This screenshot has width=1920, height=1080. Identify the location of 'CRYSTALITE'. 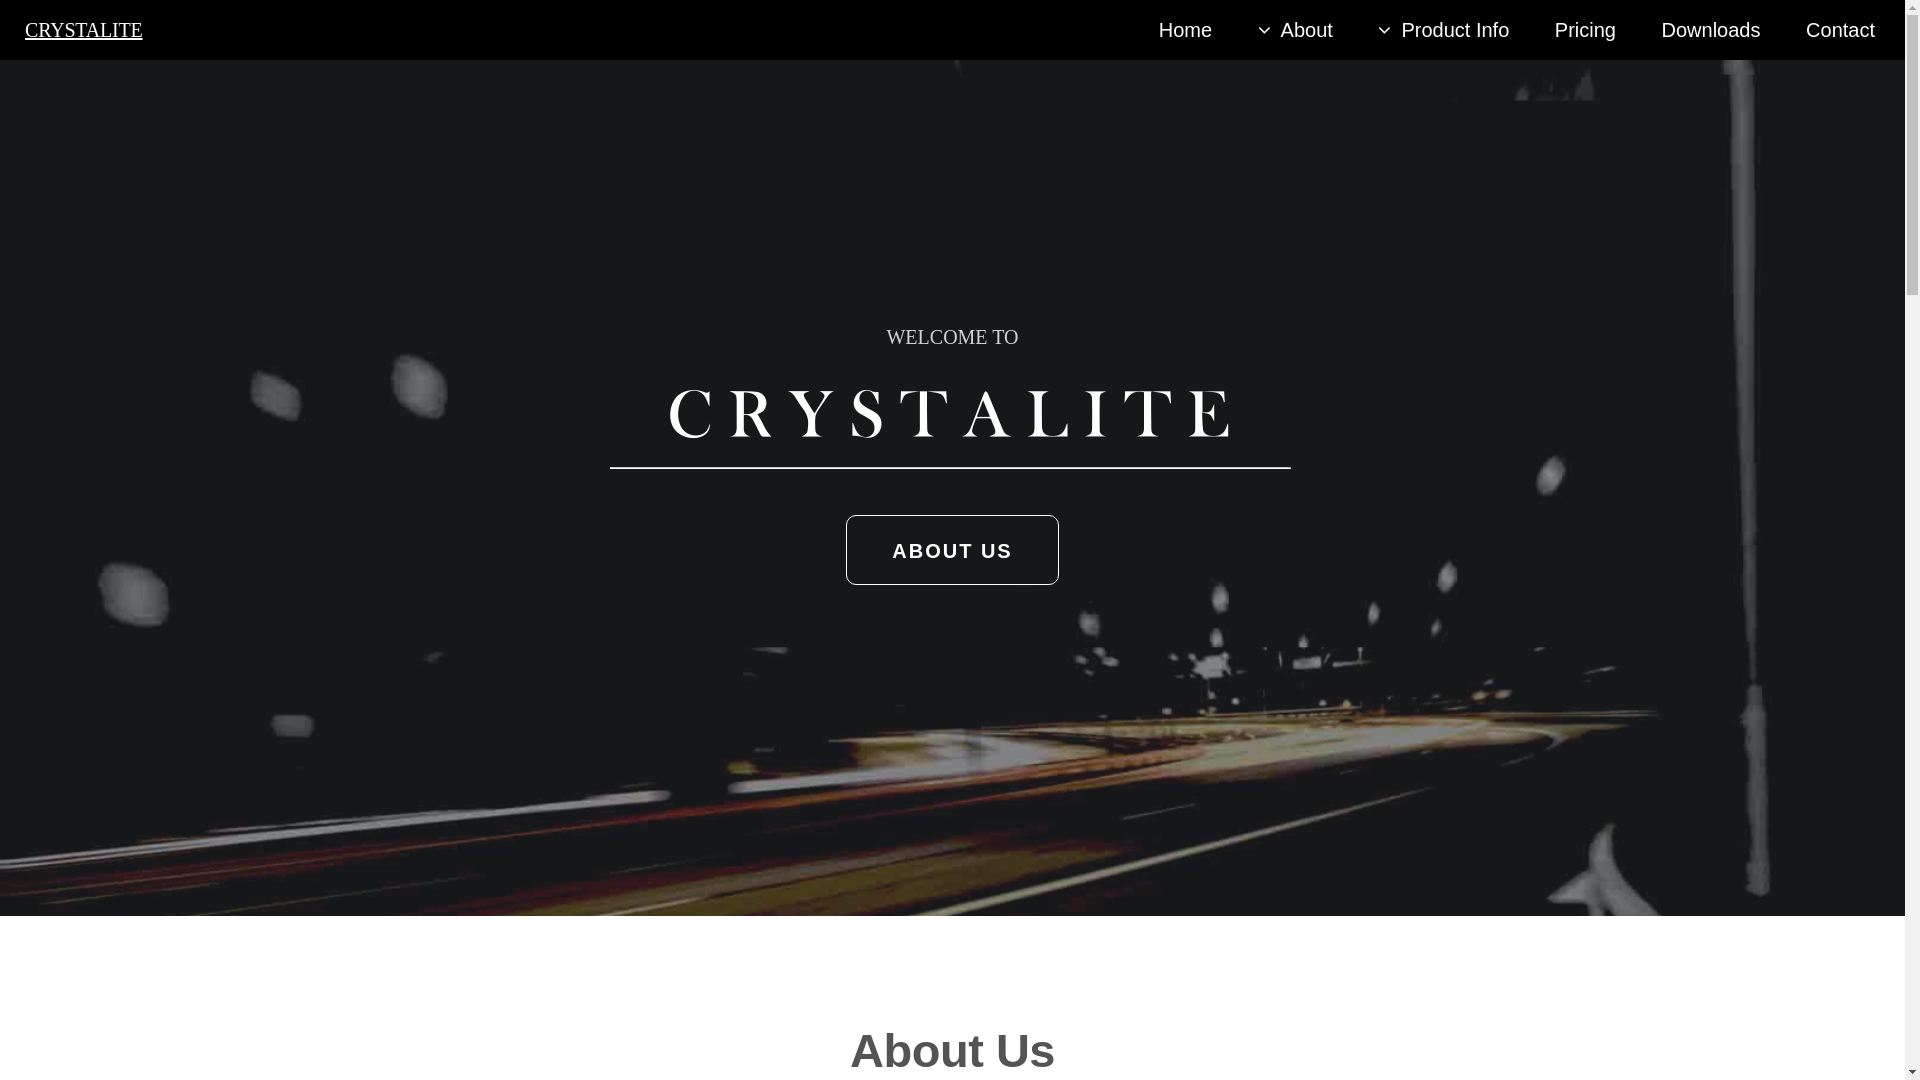
(82, 30).